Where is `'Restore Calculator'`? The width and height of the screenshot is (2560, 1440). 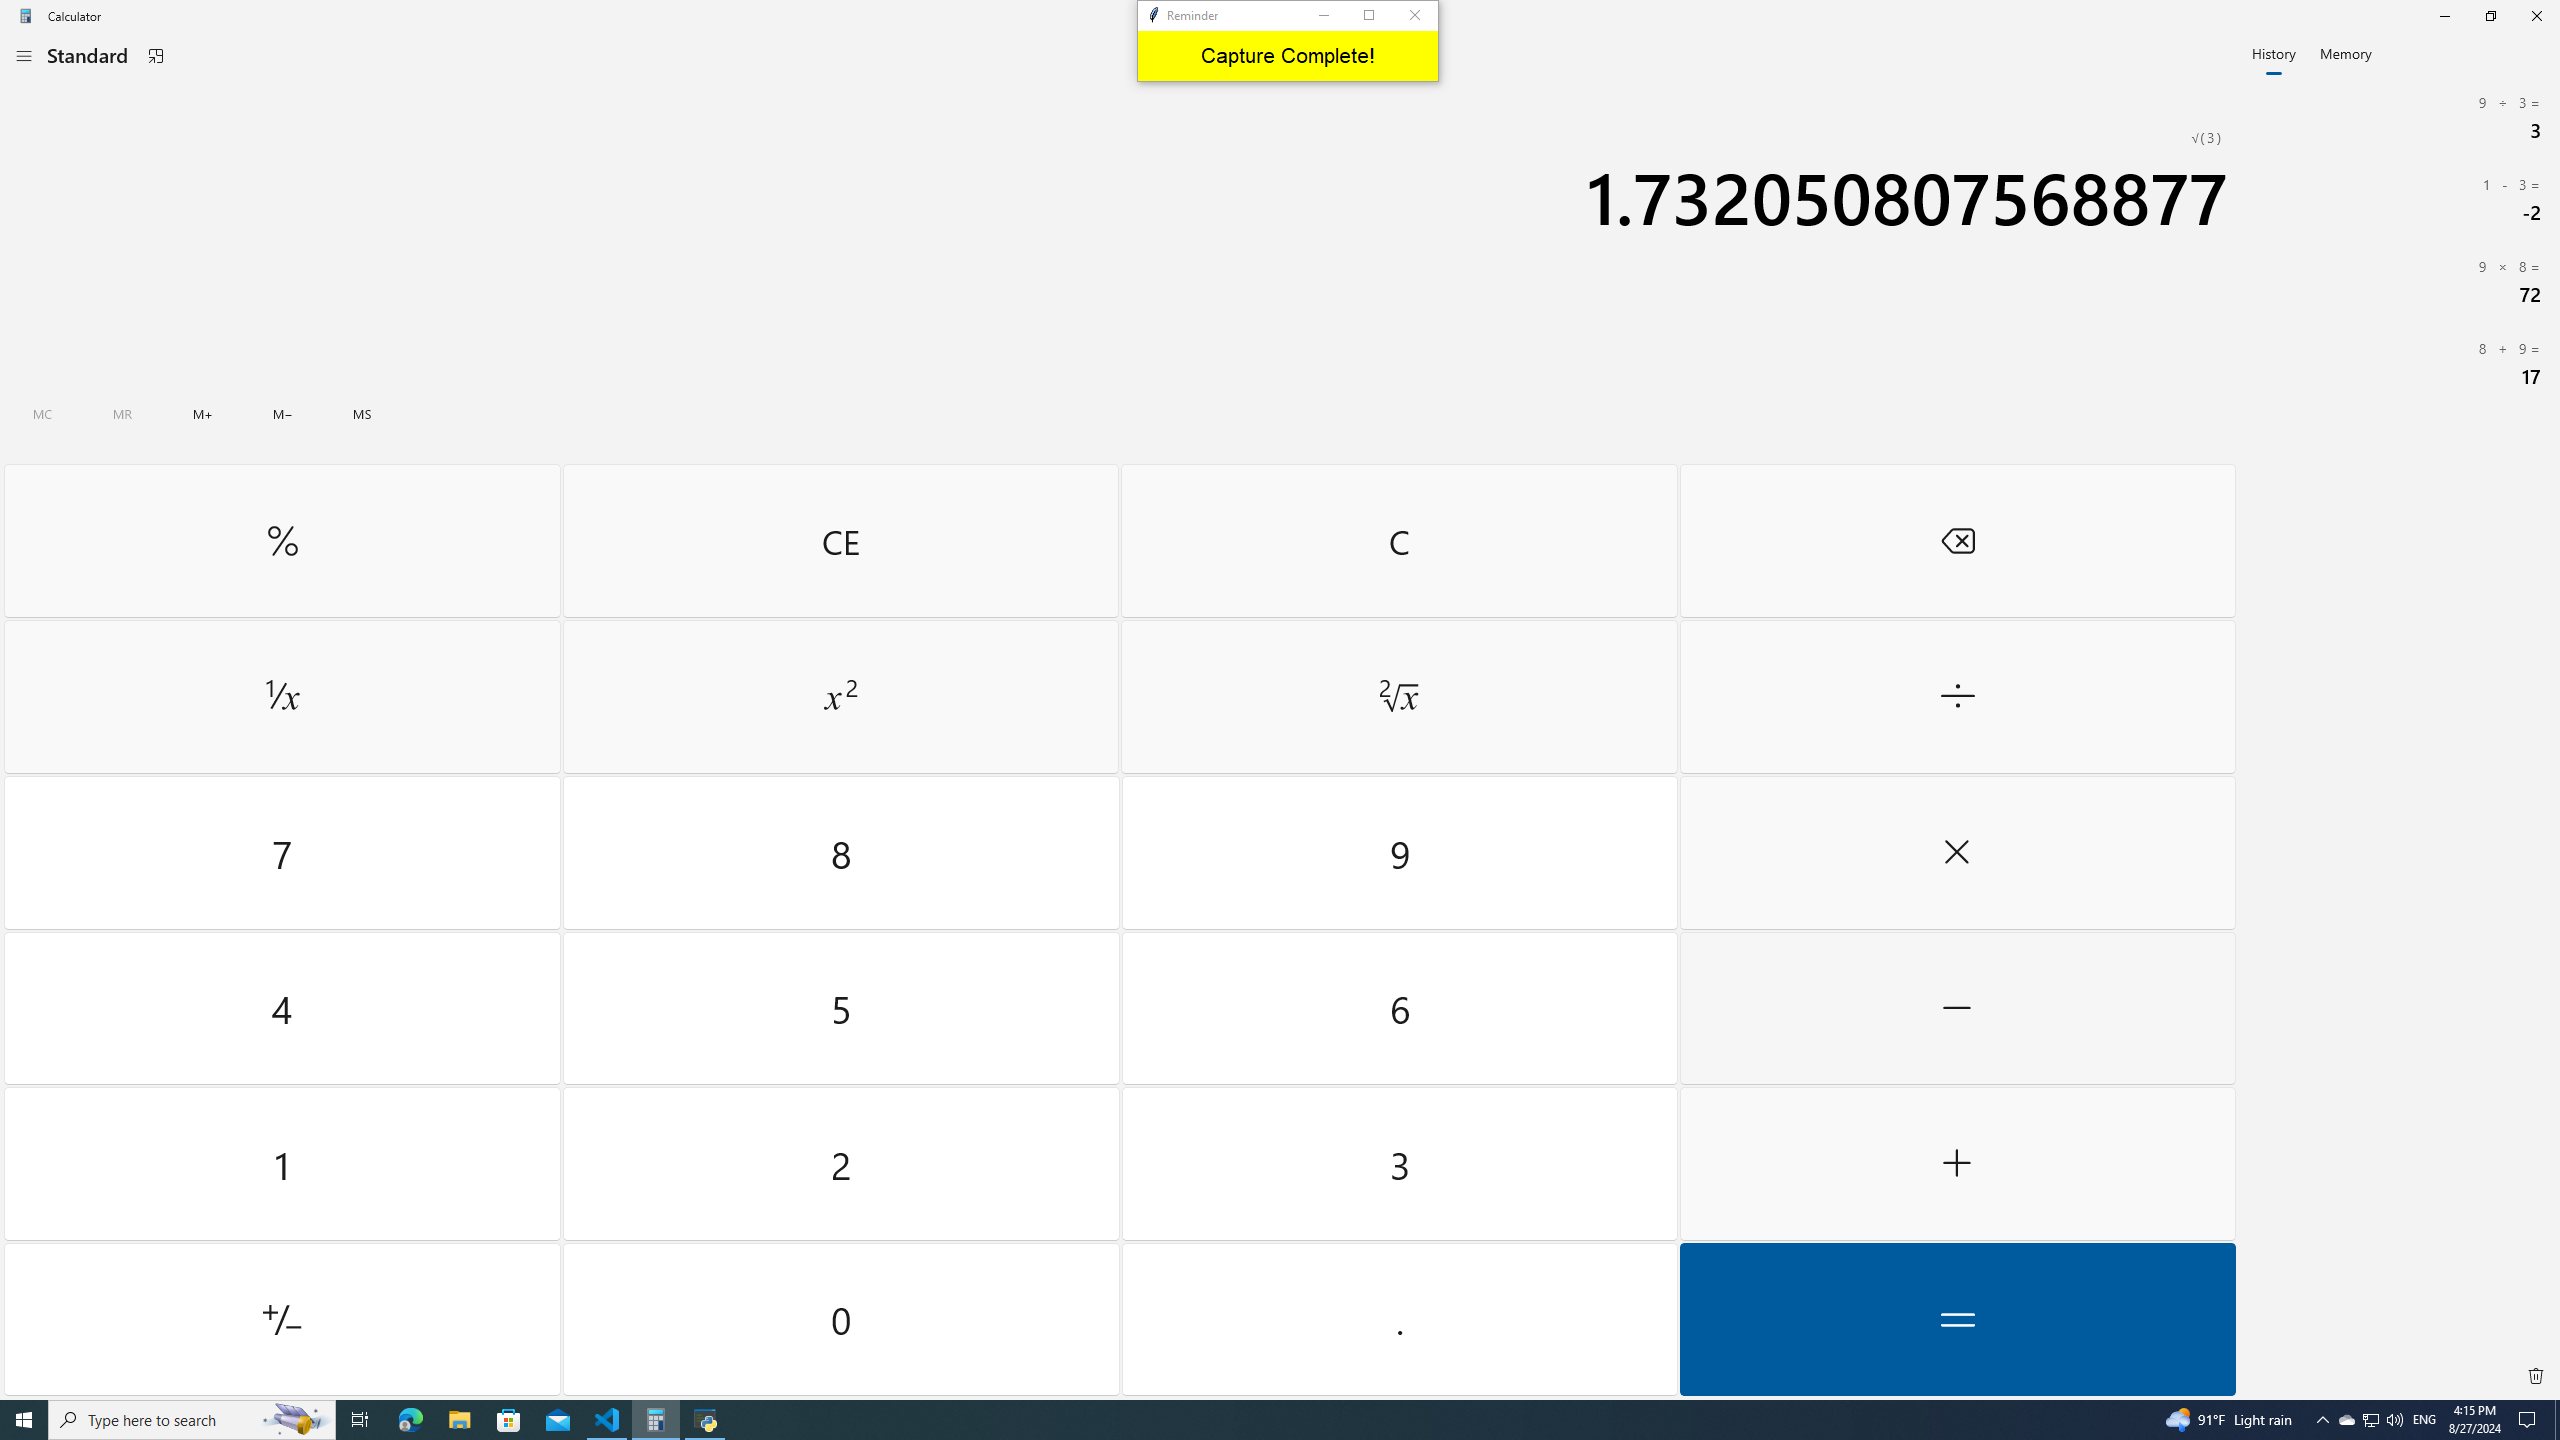
'Restore Calculator' is located at coordinates (2490, 15).